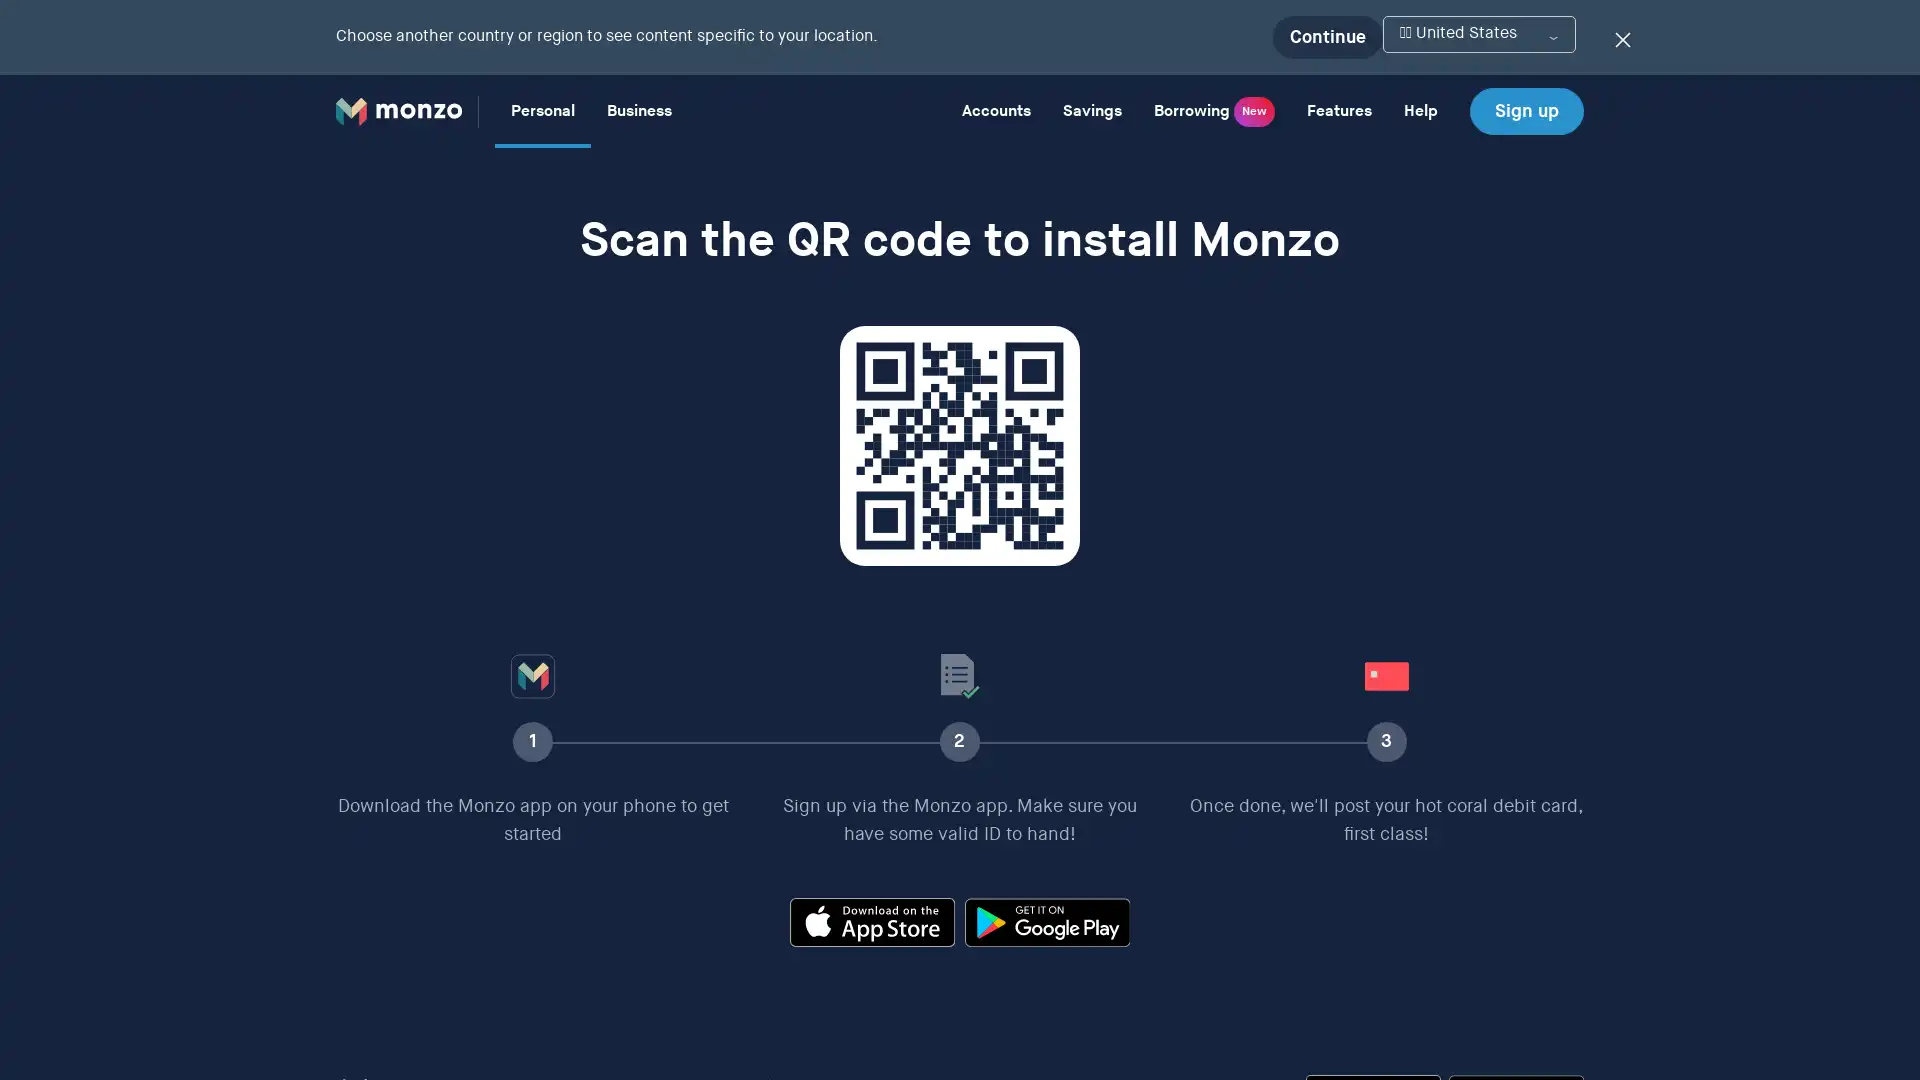 The image size is (1920, 1080). What do you see at coordinates (996, 111) in the screenshot?
I see `Accounts` at bounding box center [996, 111].